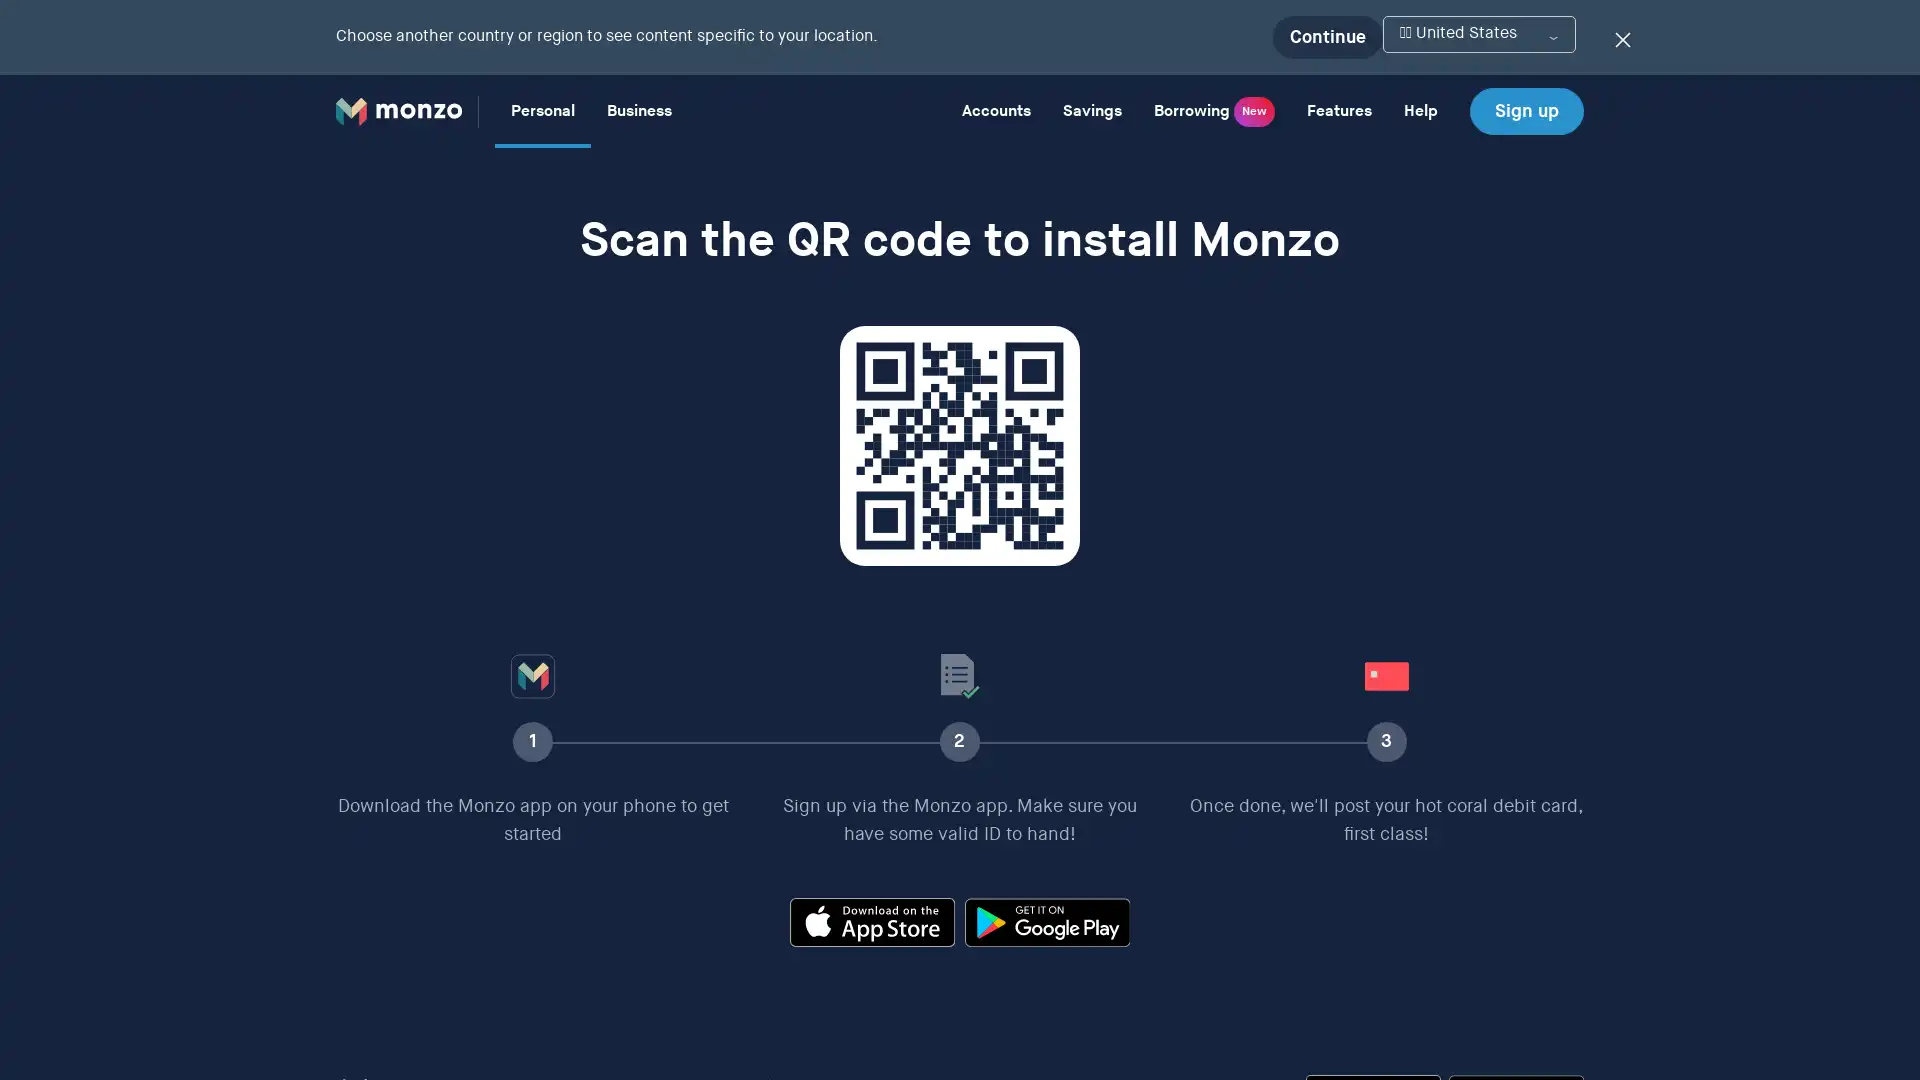 The image size is (1920, 1080). What do you see at coordinates (996, 111) in the screenshot?
I see `Accounts` at bounding box center [996, 111].